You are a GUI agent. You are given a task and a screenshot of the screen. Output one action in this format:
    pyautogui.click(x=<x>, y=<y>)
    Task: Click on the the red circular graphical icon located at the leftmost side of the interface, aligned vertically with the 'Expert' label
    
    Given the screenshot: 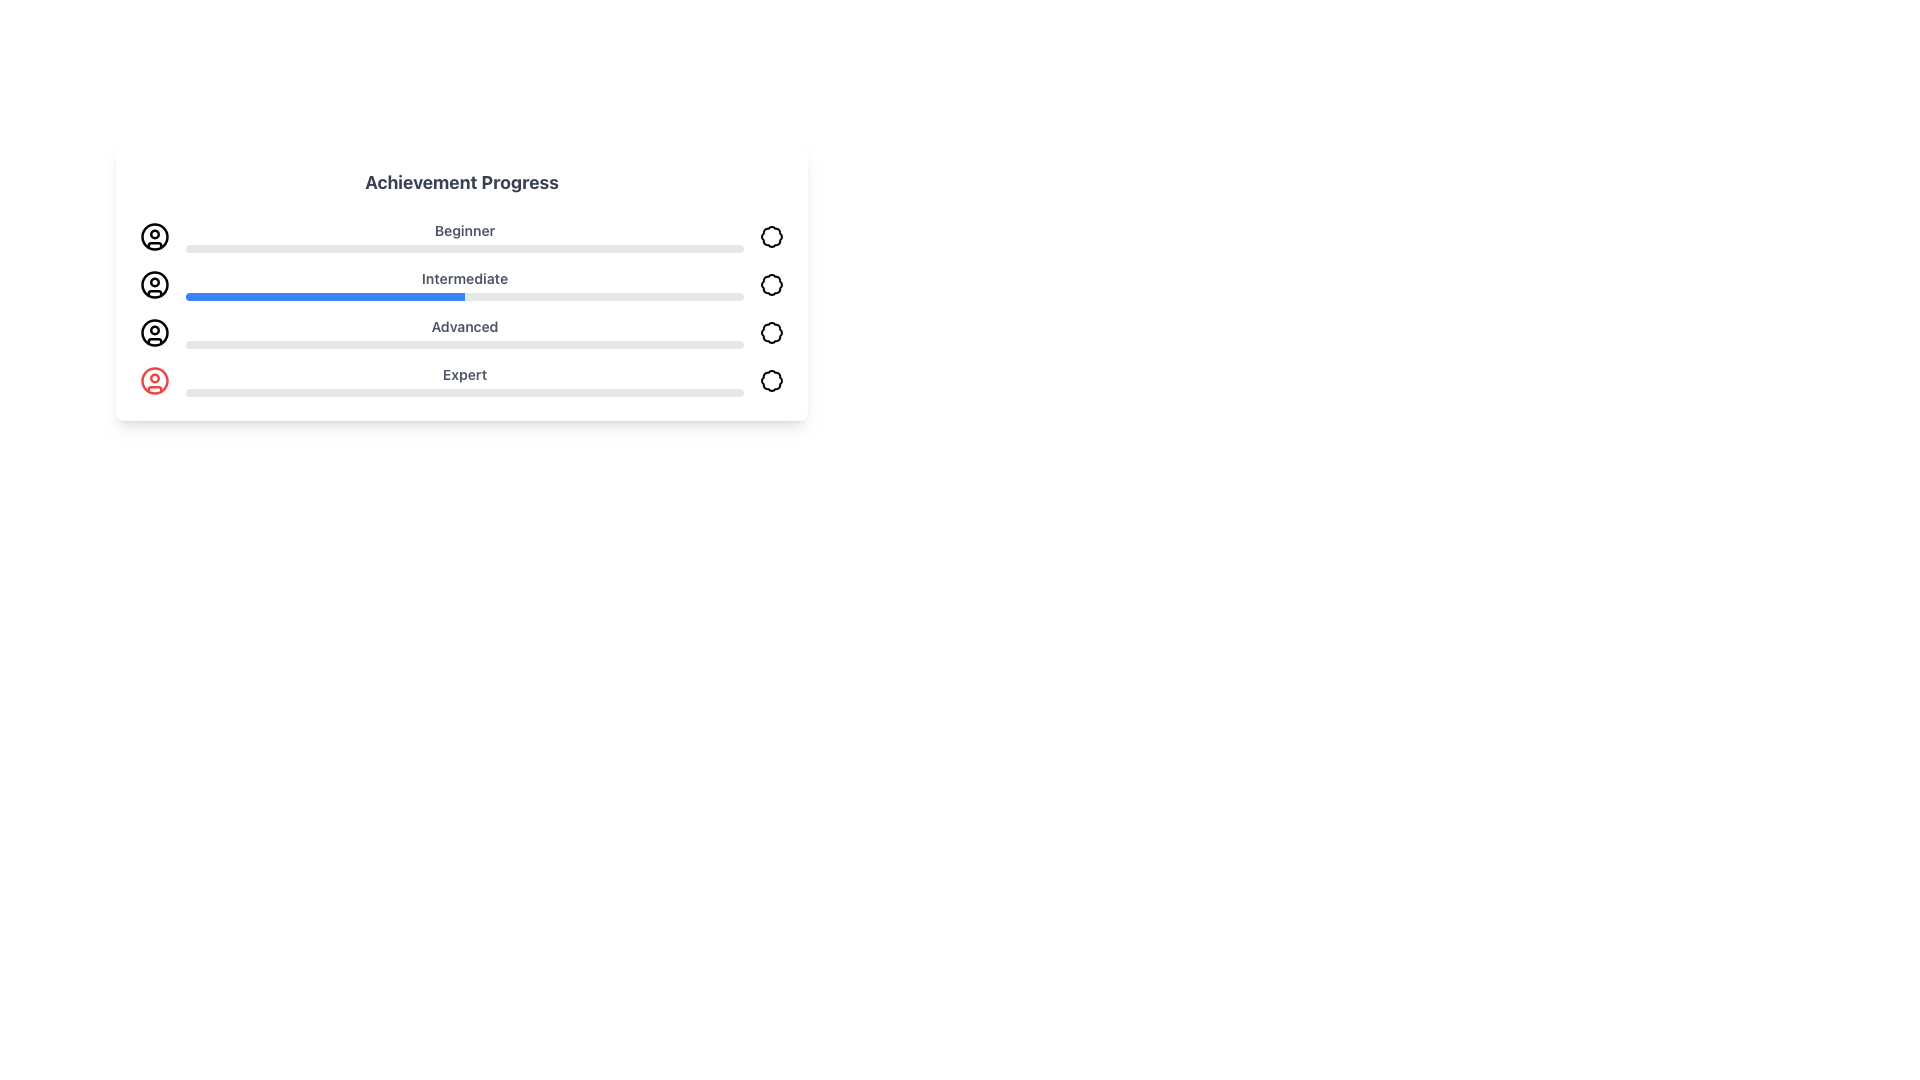 What is the action you would take?
    pyautogui.click(x=153, y=381)
    